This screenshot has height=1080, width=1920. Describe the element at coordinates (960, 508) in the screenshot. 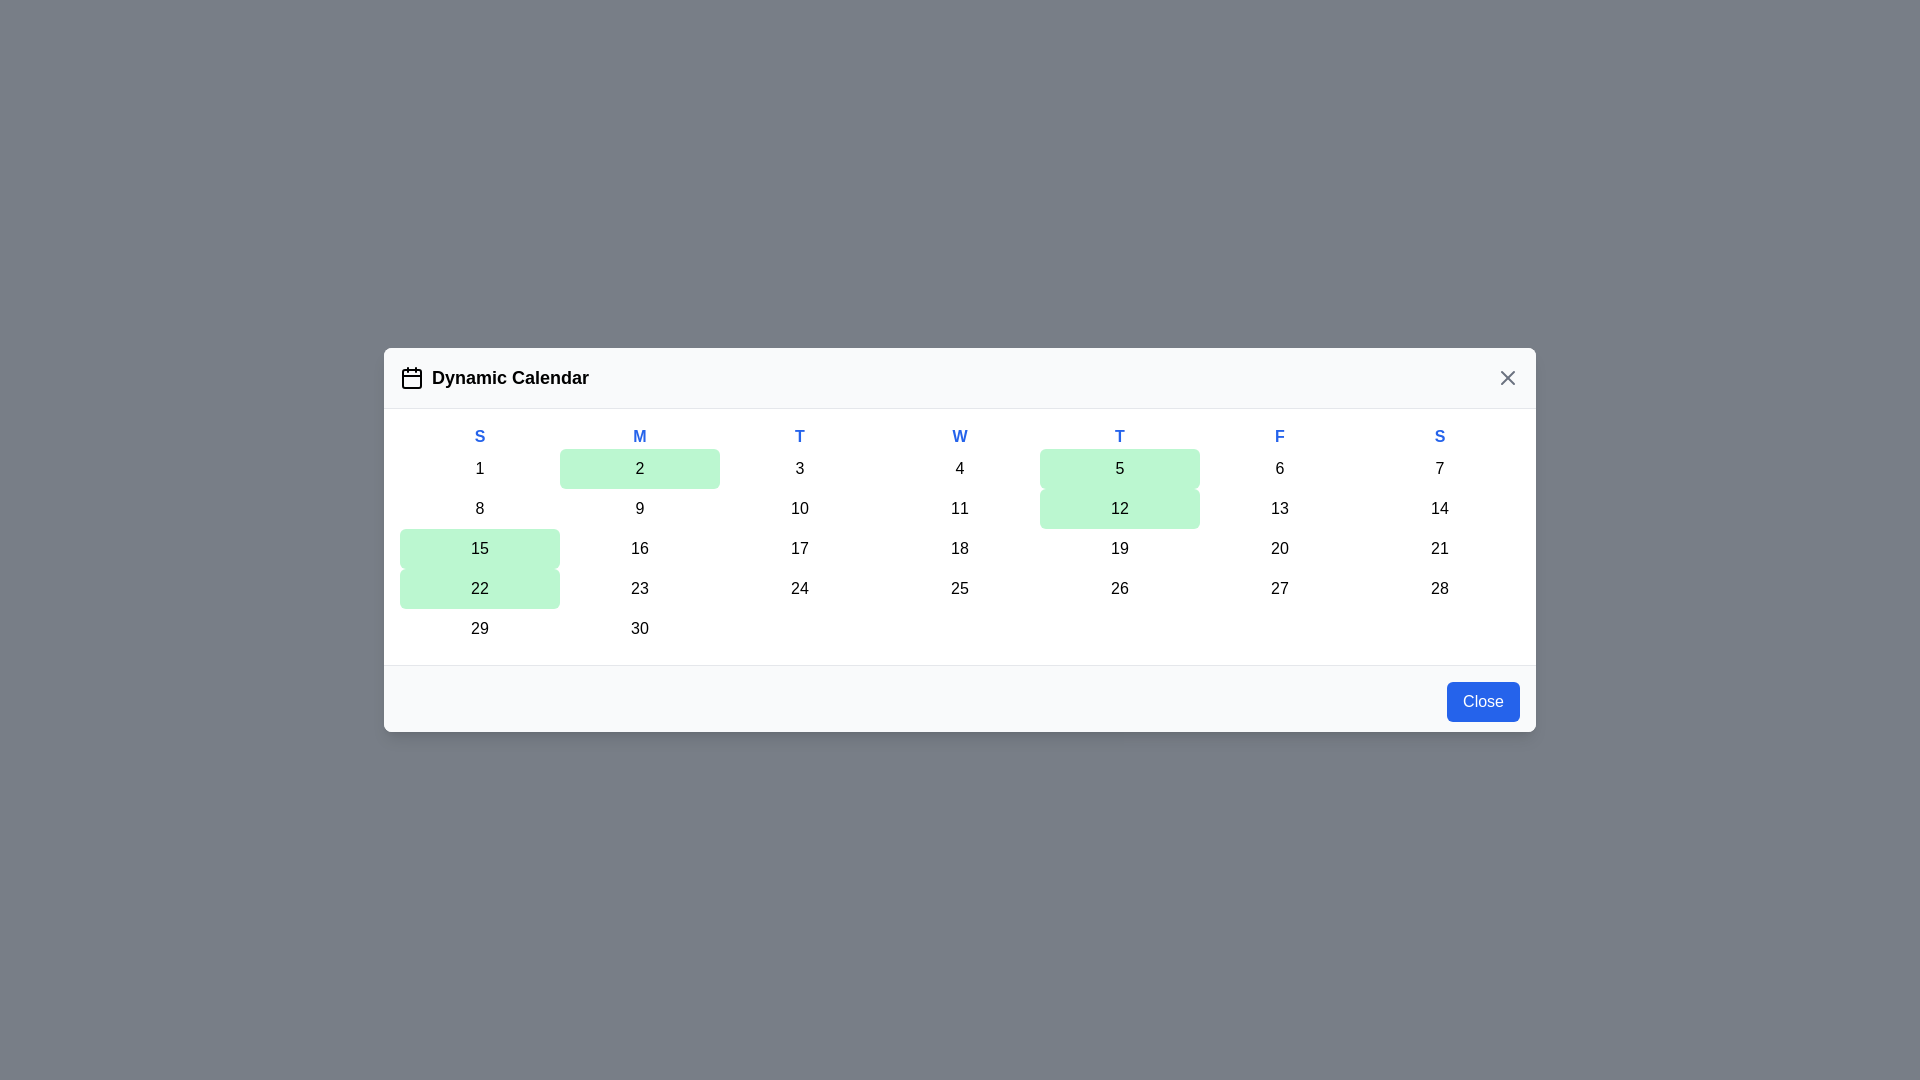

I see `the day cell corresponding to 11` at that location.